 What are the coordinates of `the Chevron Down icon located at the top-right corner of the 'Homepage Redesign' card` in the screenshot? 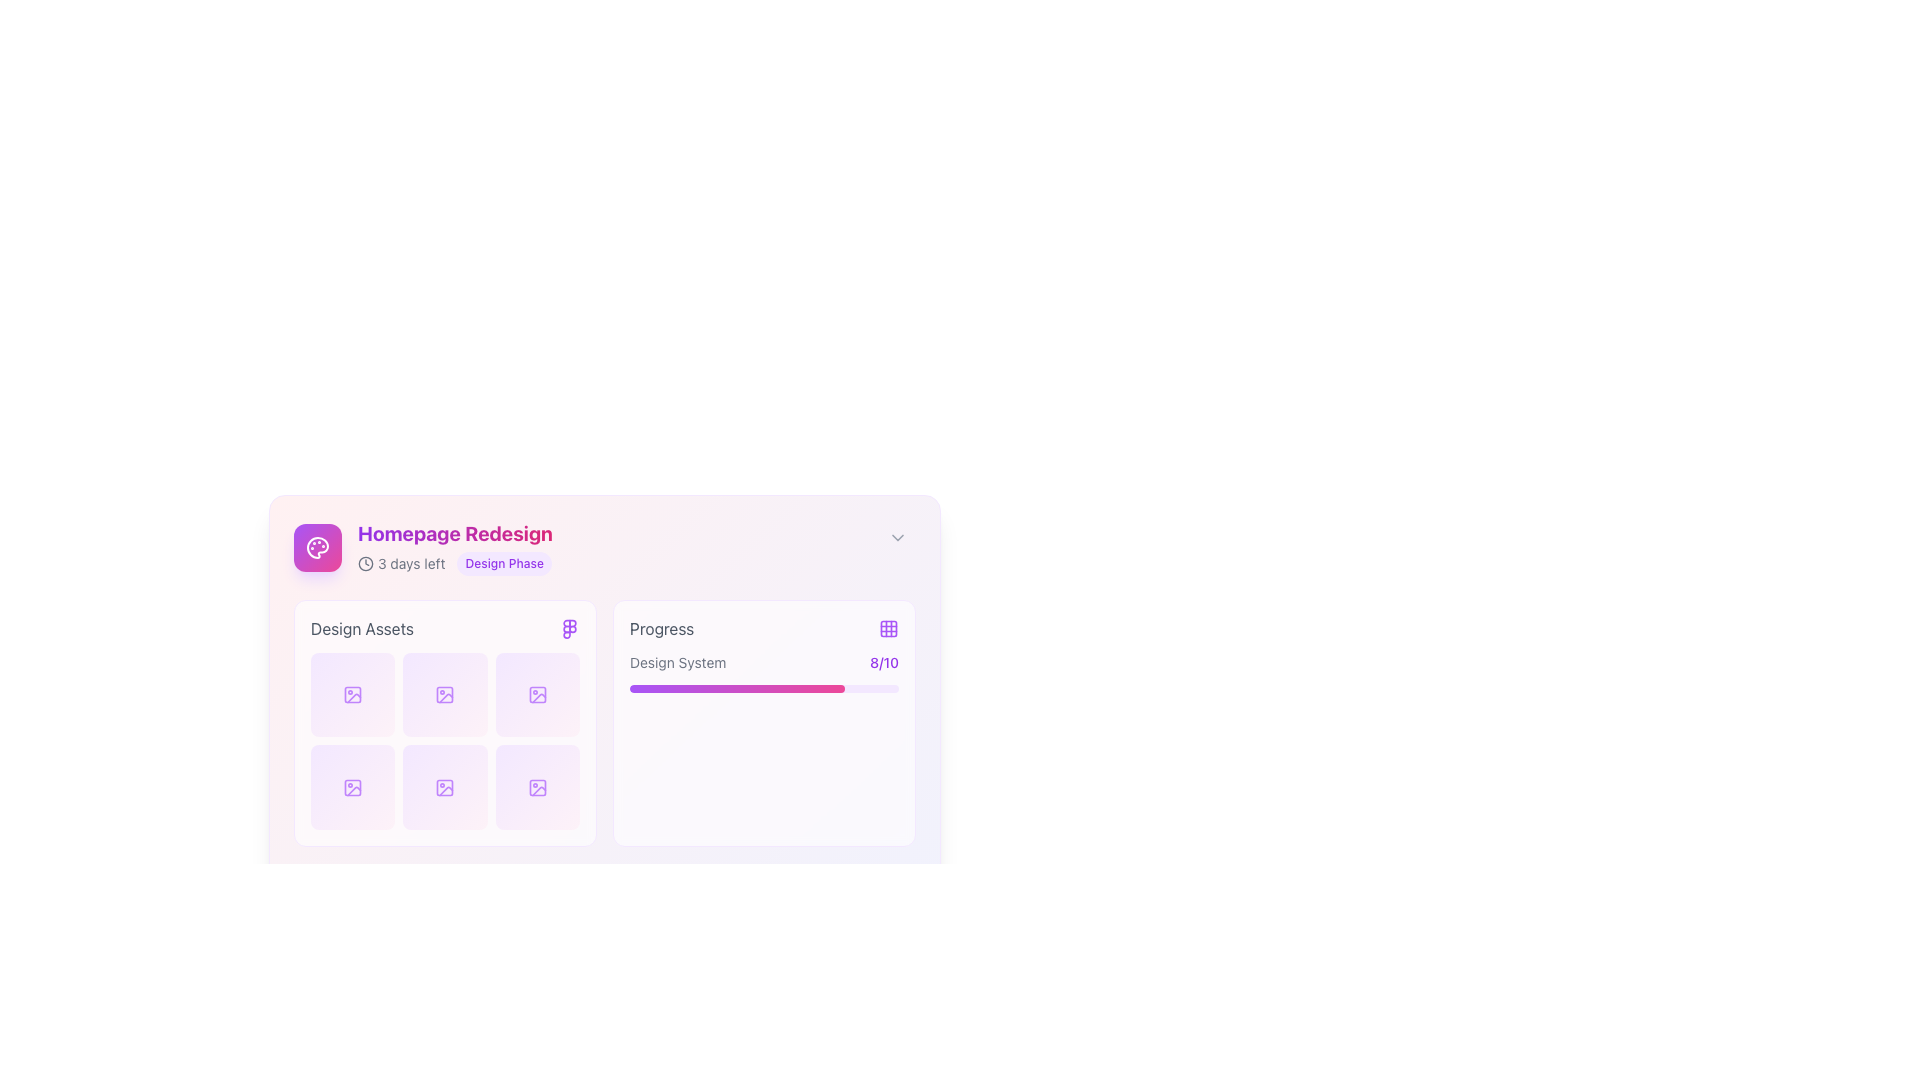 It's located at (896, 536).